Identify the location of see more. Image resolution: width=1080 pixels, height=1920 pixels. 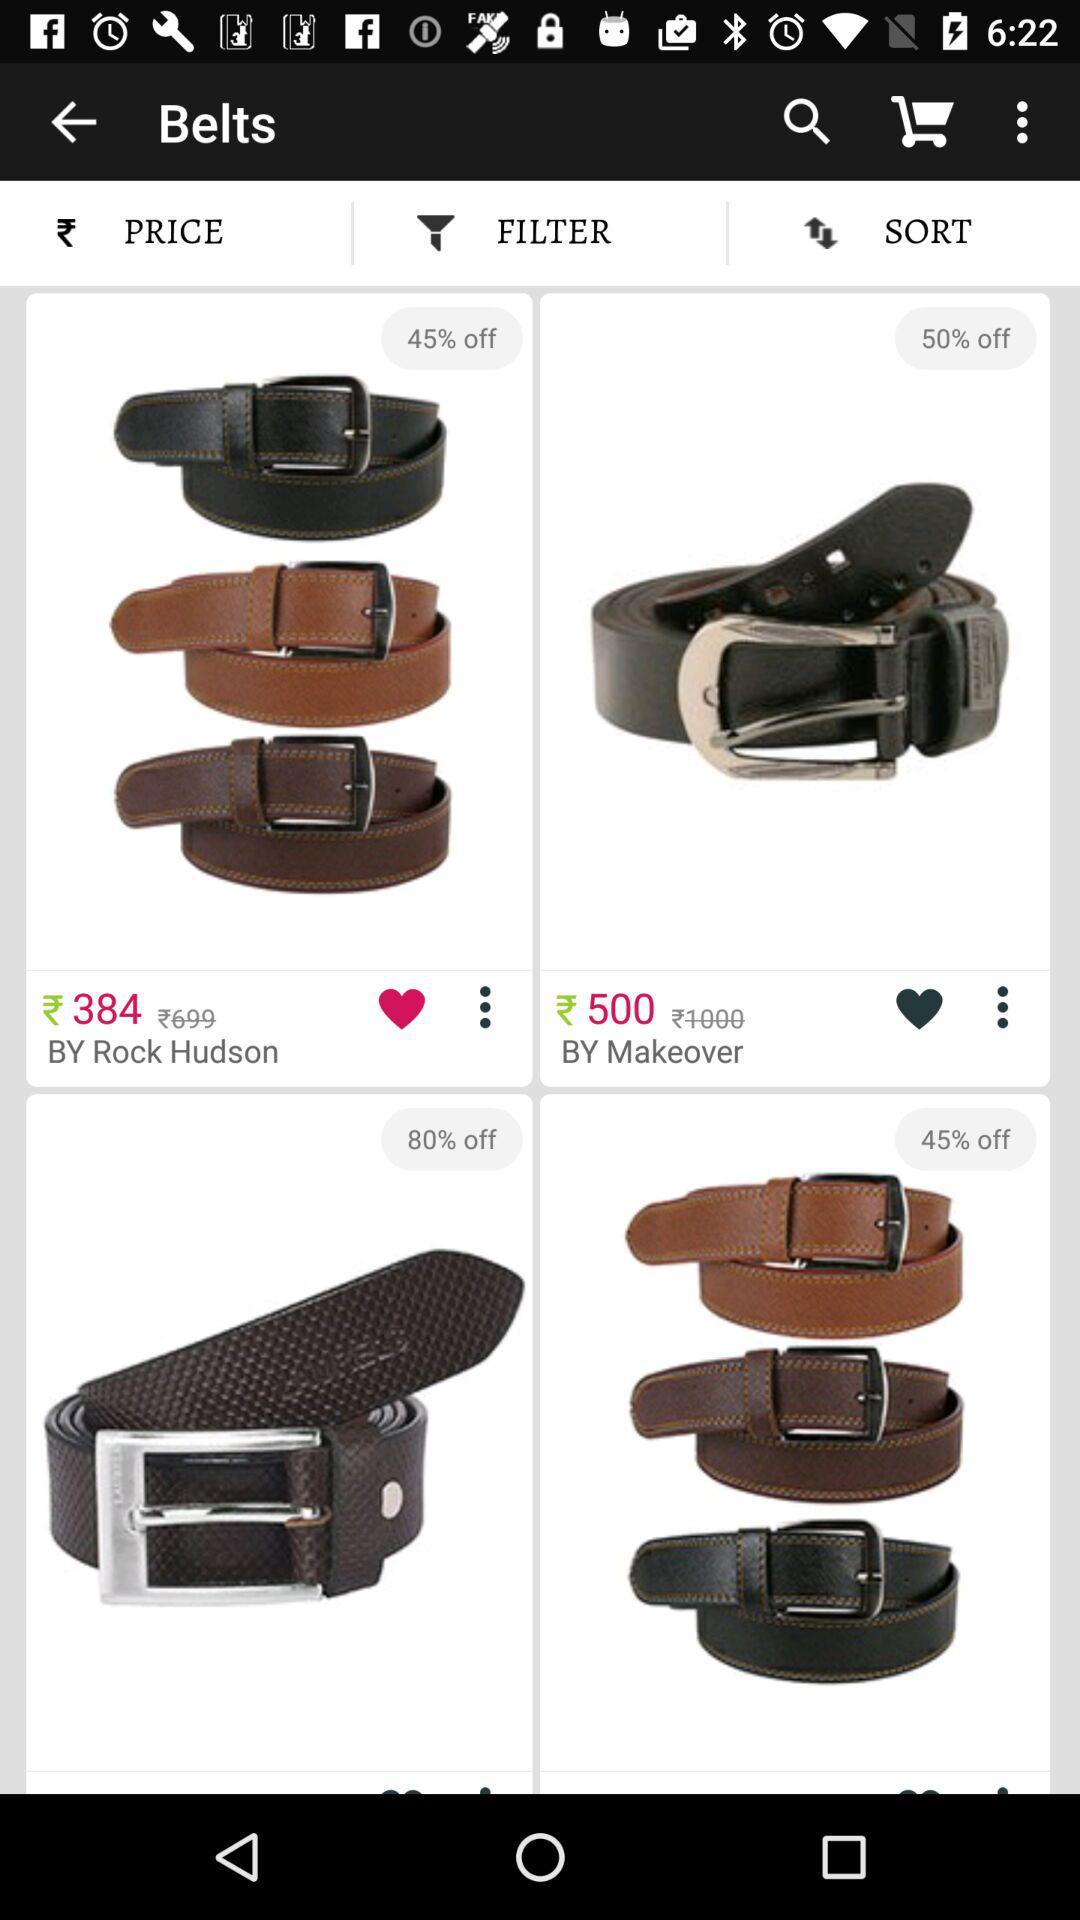
(493, 1007).